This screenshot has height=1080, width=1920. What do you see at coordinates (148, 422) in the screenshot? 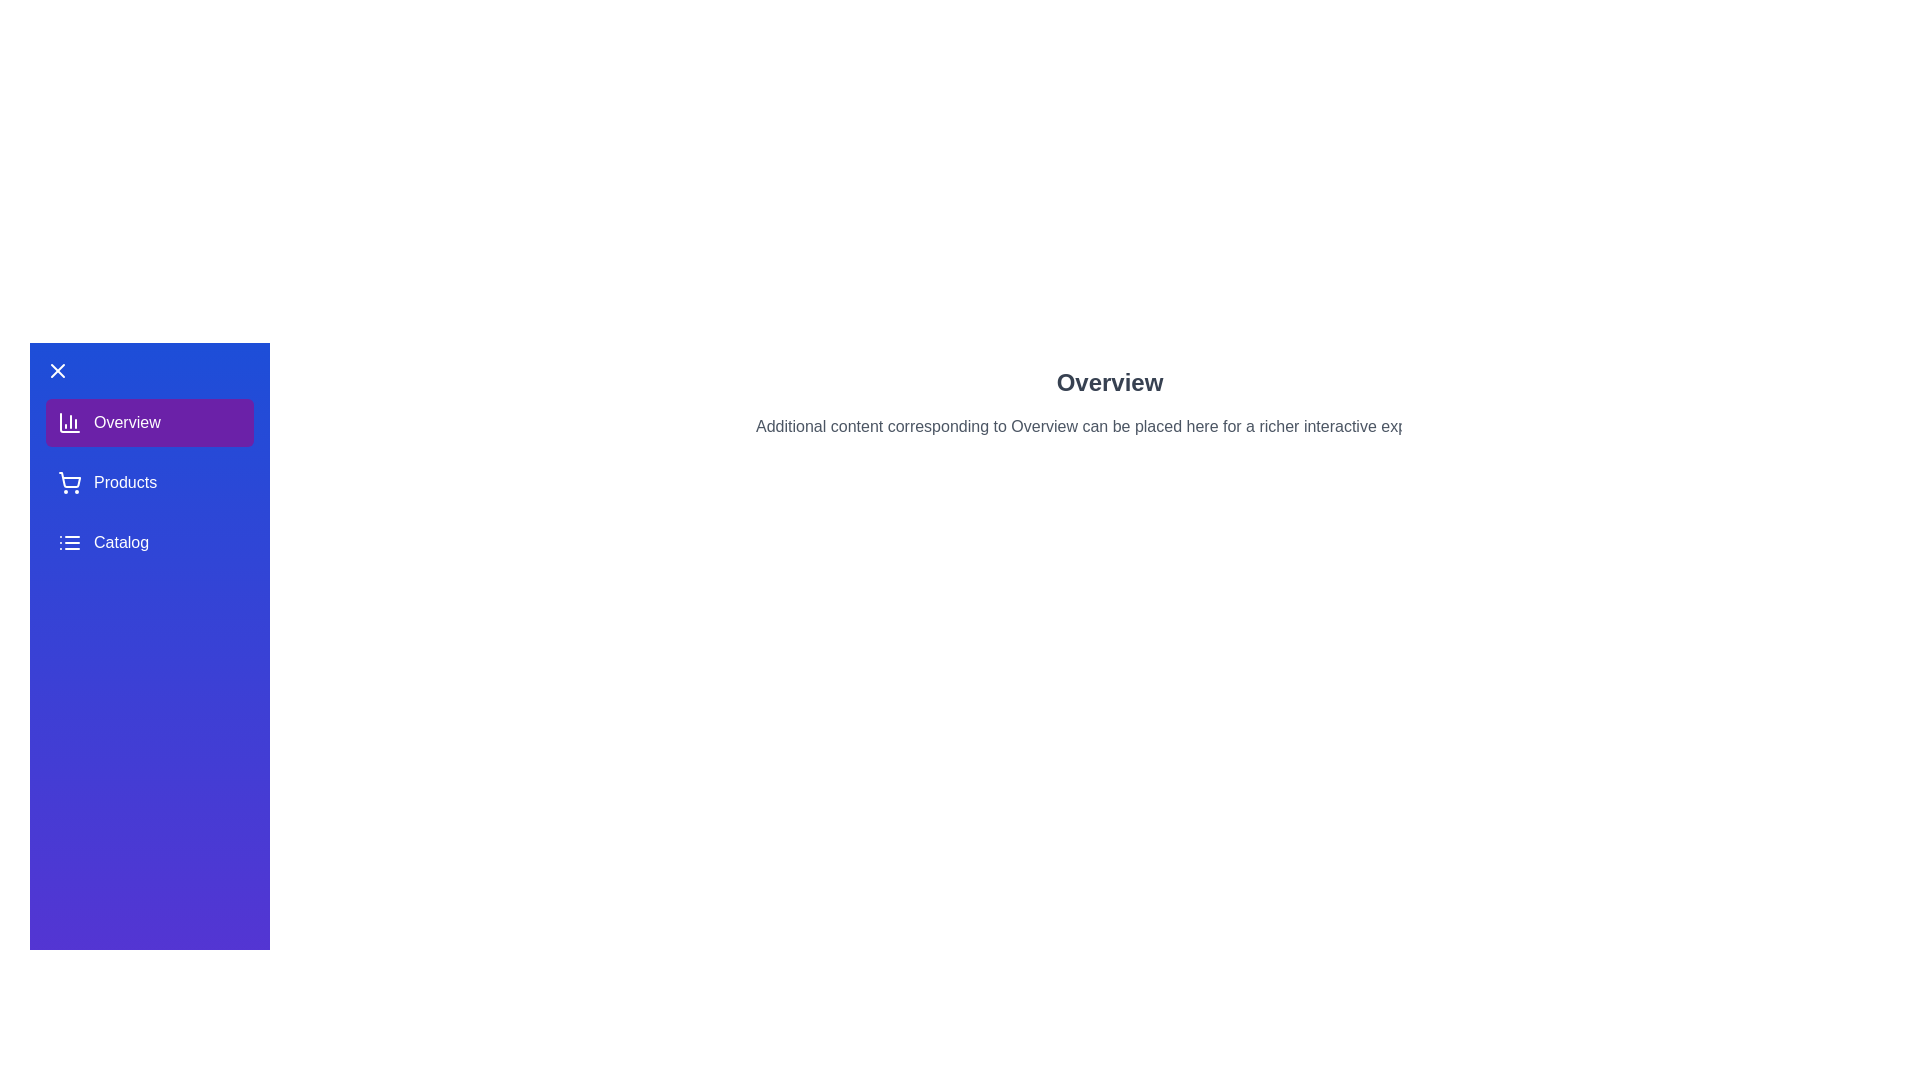
I see `the menu item Overview from the drawer` at bounding box center [148, 422].